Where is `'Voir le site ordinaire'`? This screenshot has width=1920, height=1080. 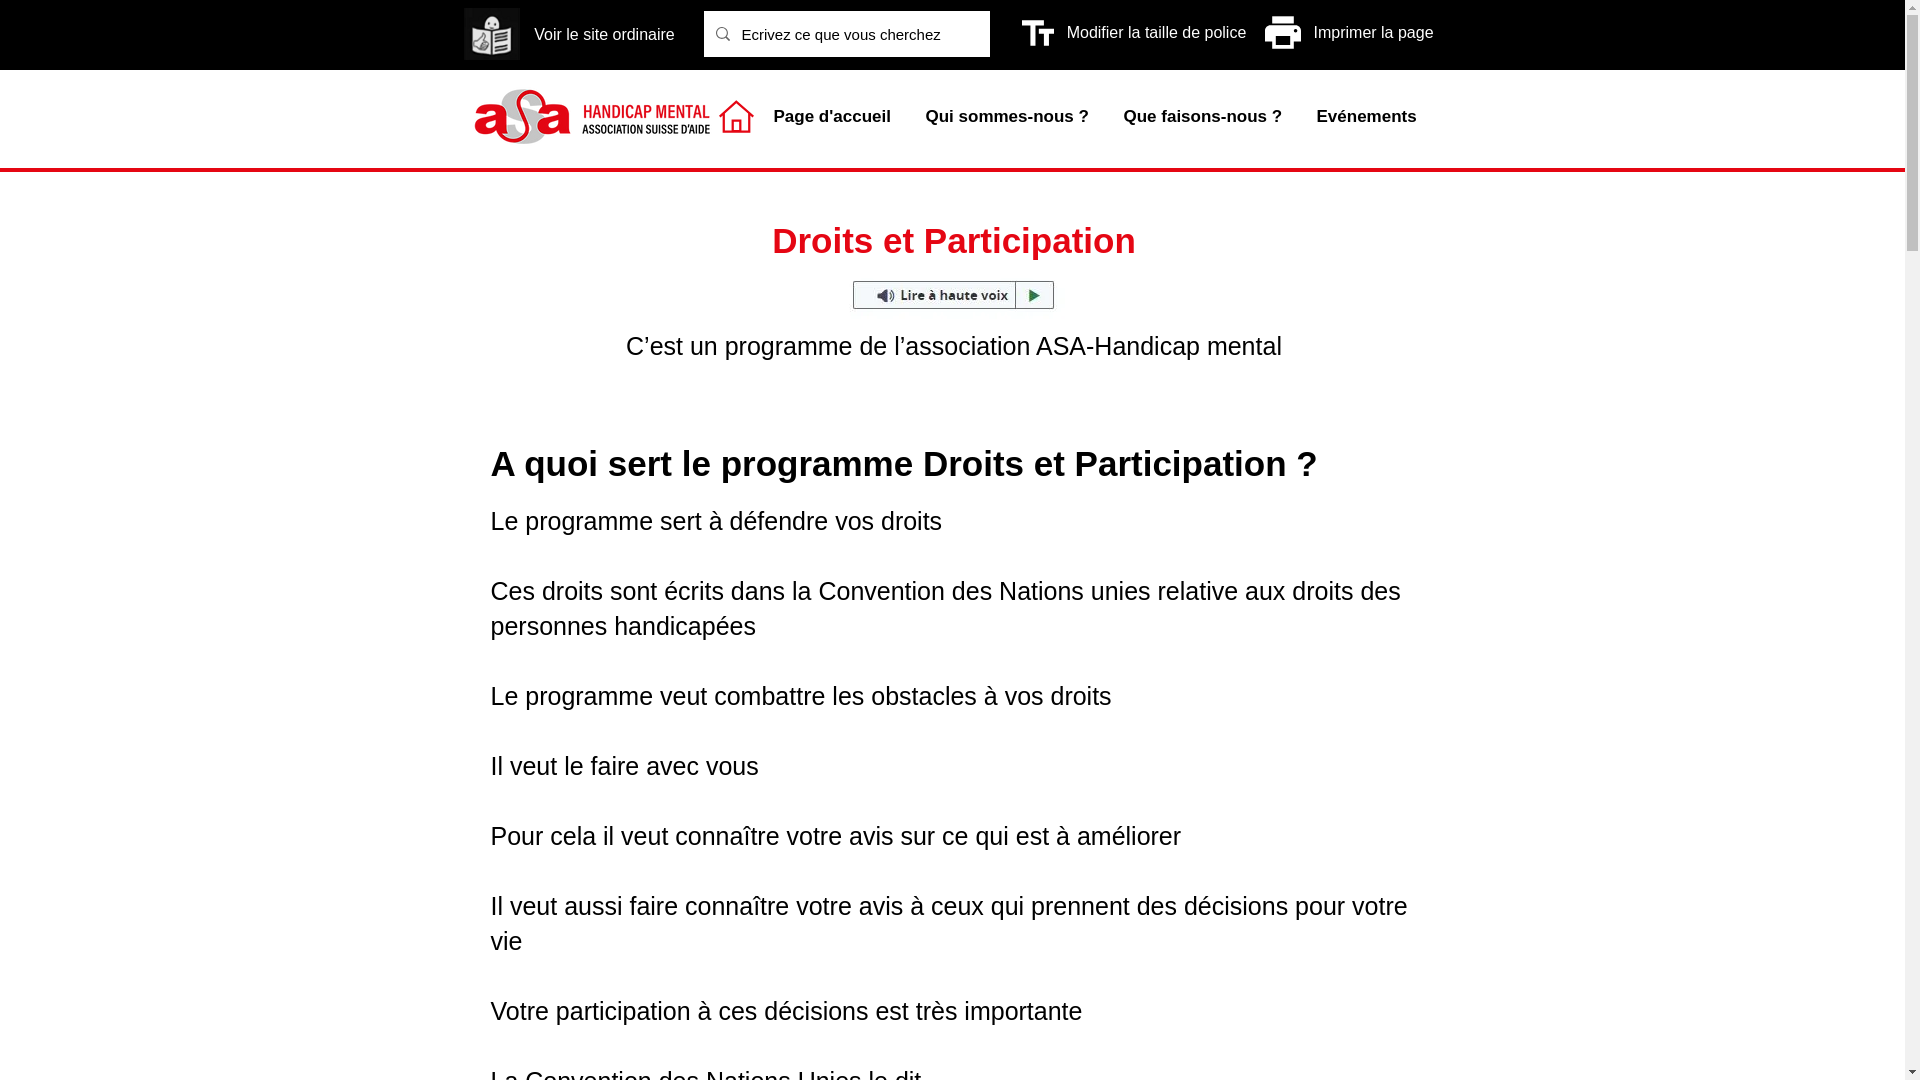
'Voir le site ordinaire' is located at coordinates (603, 34).